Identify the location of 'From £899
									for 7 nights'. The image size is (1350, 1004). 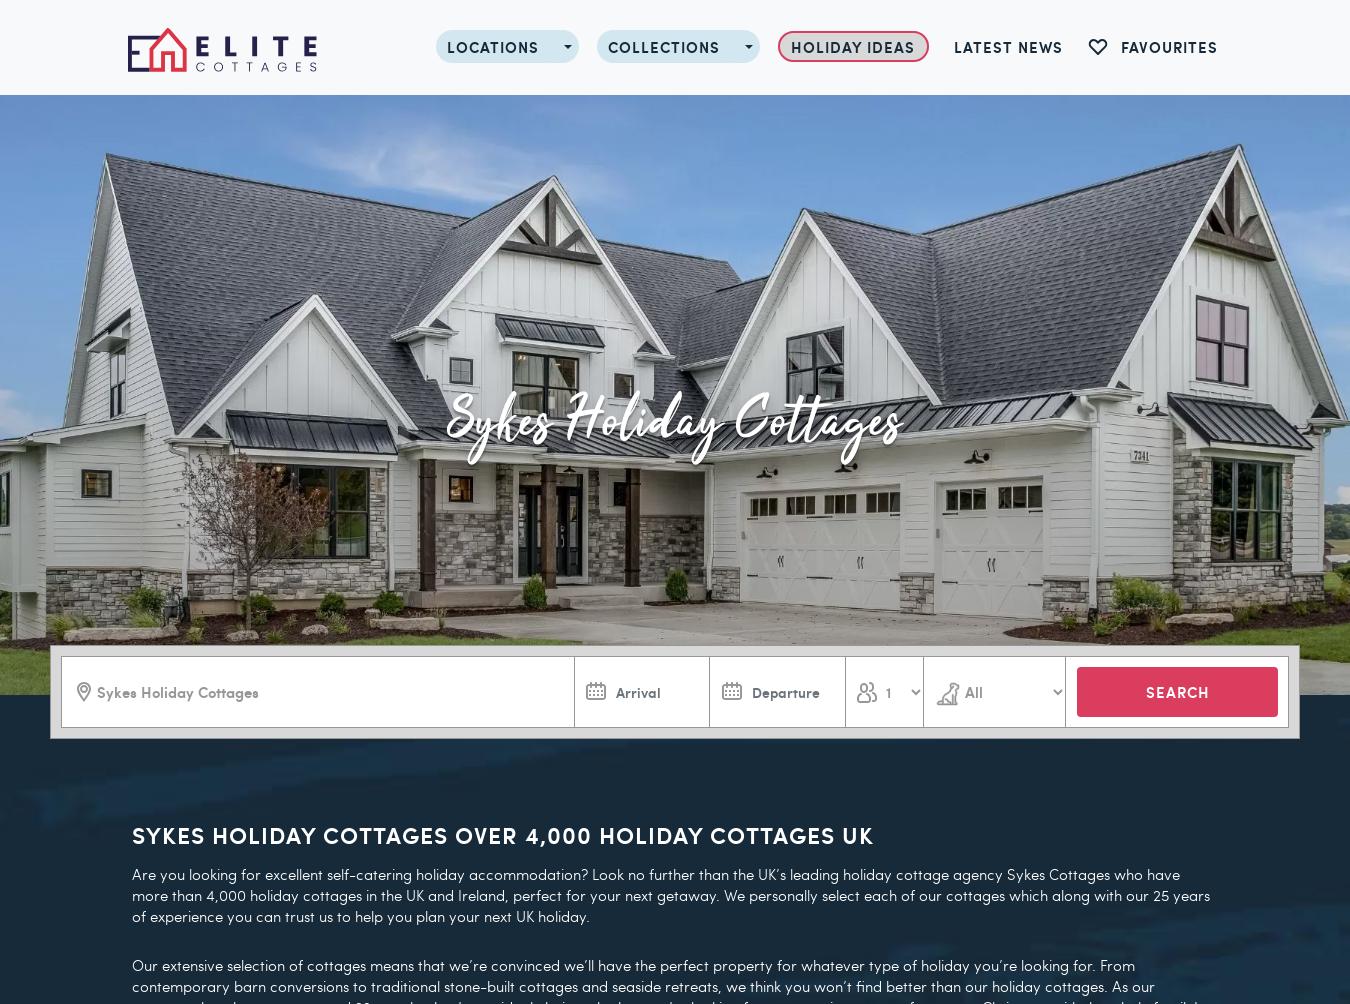
(710, 607).